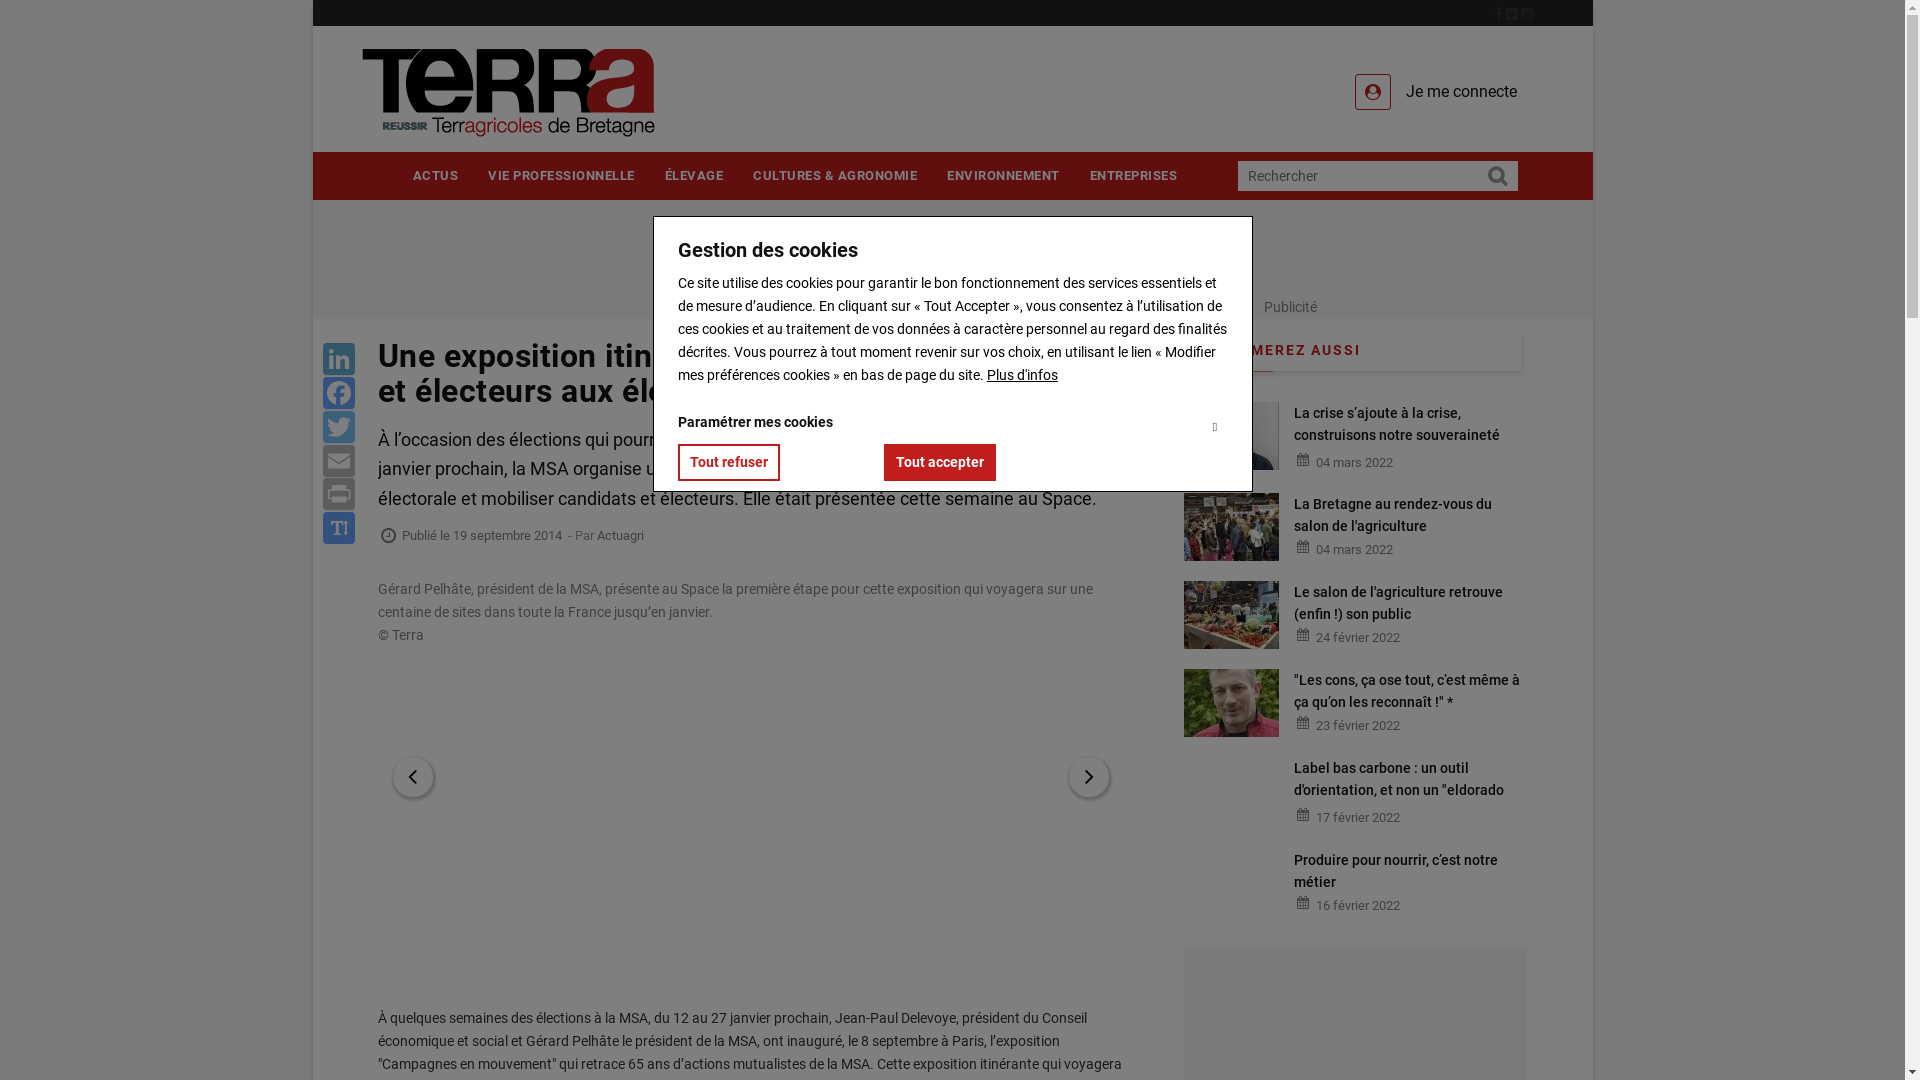 The width and height of the screenshot is (1920, 1080). I want to click on 'CULTURES & AGRONOMIE', so click(835, 174).